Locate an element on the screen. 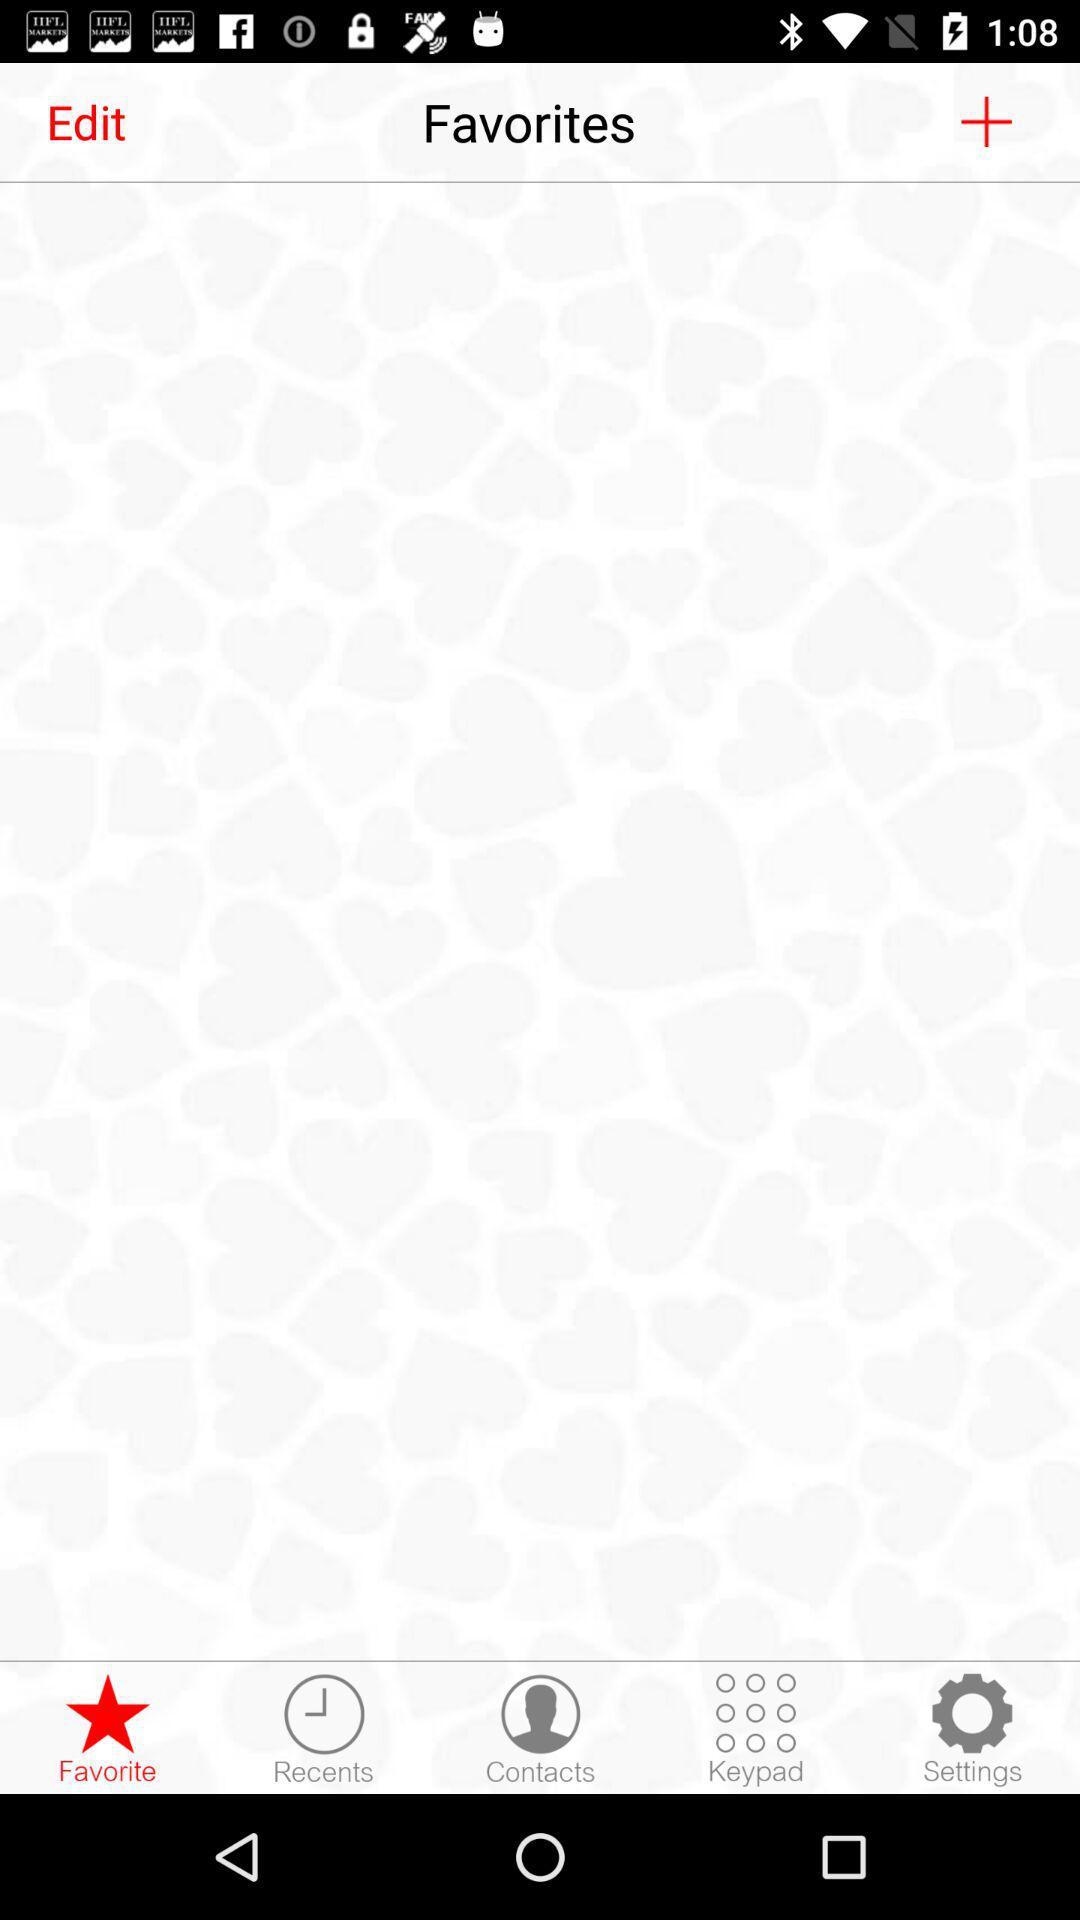 This screenshot has width=1080, height=1920. the settings icon is located at coordinates (971, 1728).